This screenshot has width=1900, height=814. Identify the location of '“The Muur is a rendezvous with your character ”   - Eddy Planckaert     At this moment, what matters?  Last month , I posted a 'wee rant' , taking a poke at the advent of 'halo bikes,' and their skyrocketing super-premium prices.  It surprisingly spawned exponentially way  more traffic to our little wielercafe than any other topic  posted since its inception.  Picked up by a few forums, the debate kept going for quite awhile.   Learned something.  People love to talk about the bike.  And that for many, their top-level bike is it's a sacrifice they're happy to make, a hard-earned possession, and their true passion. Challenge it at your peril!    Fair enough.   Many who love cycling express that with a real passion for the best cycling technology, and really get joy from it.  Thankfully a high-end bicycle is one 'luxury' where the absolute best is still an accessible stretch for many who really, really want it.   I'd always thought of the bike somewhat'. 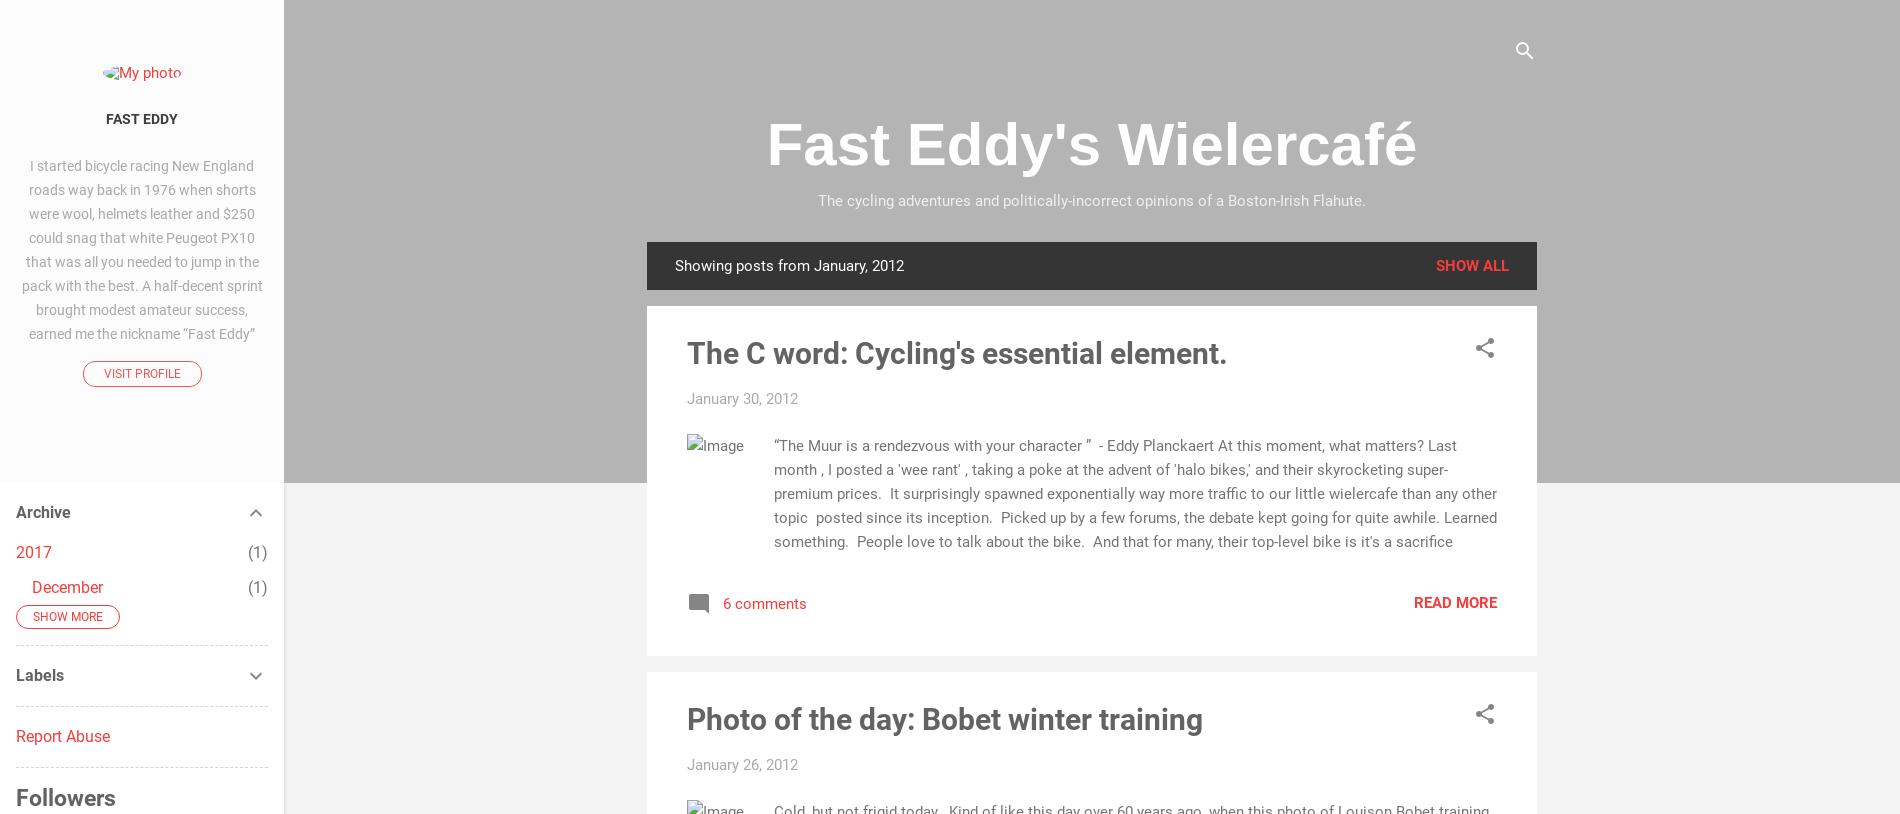
(1135, 539).